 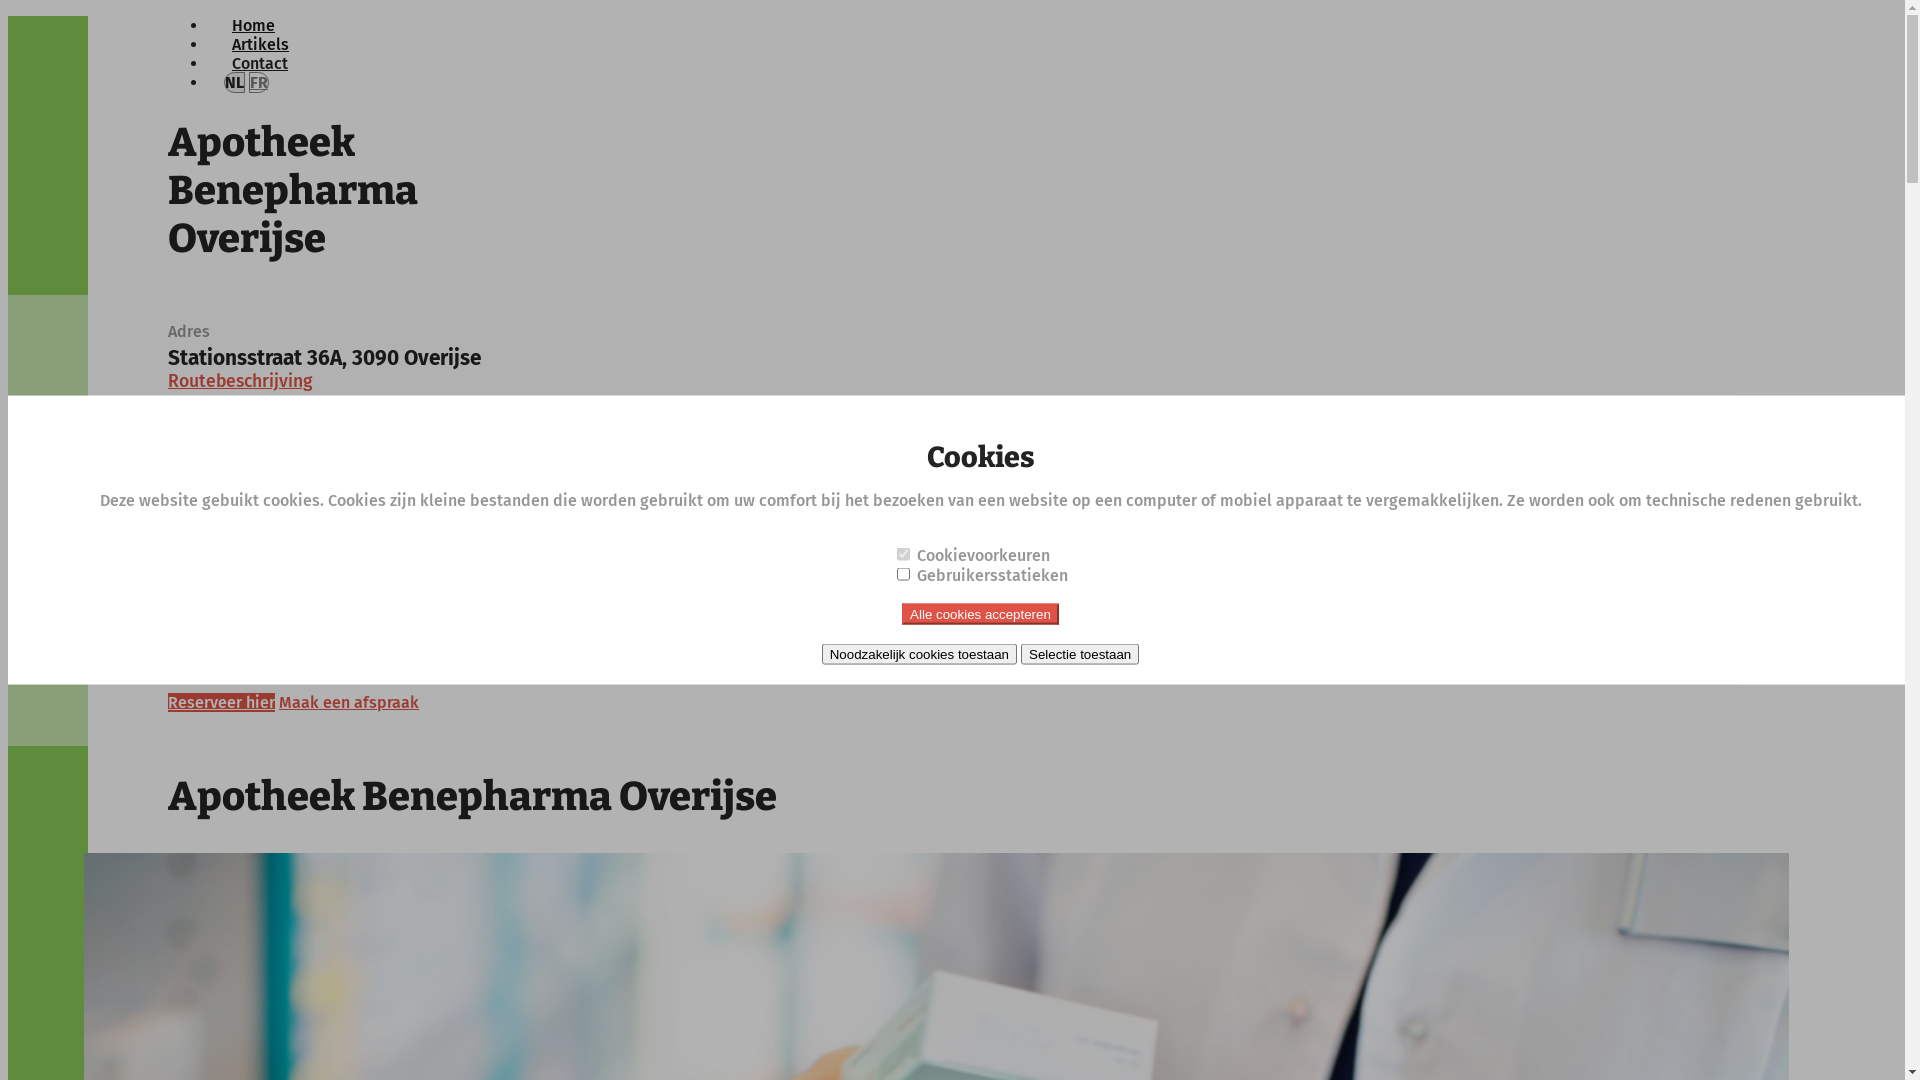 I want to click on 'Maak een afspraak', so click(x=349, y=701).